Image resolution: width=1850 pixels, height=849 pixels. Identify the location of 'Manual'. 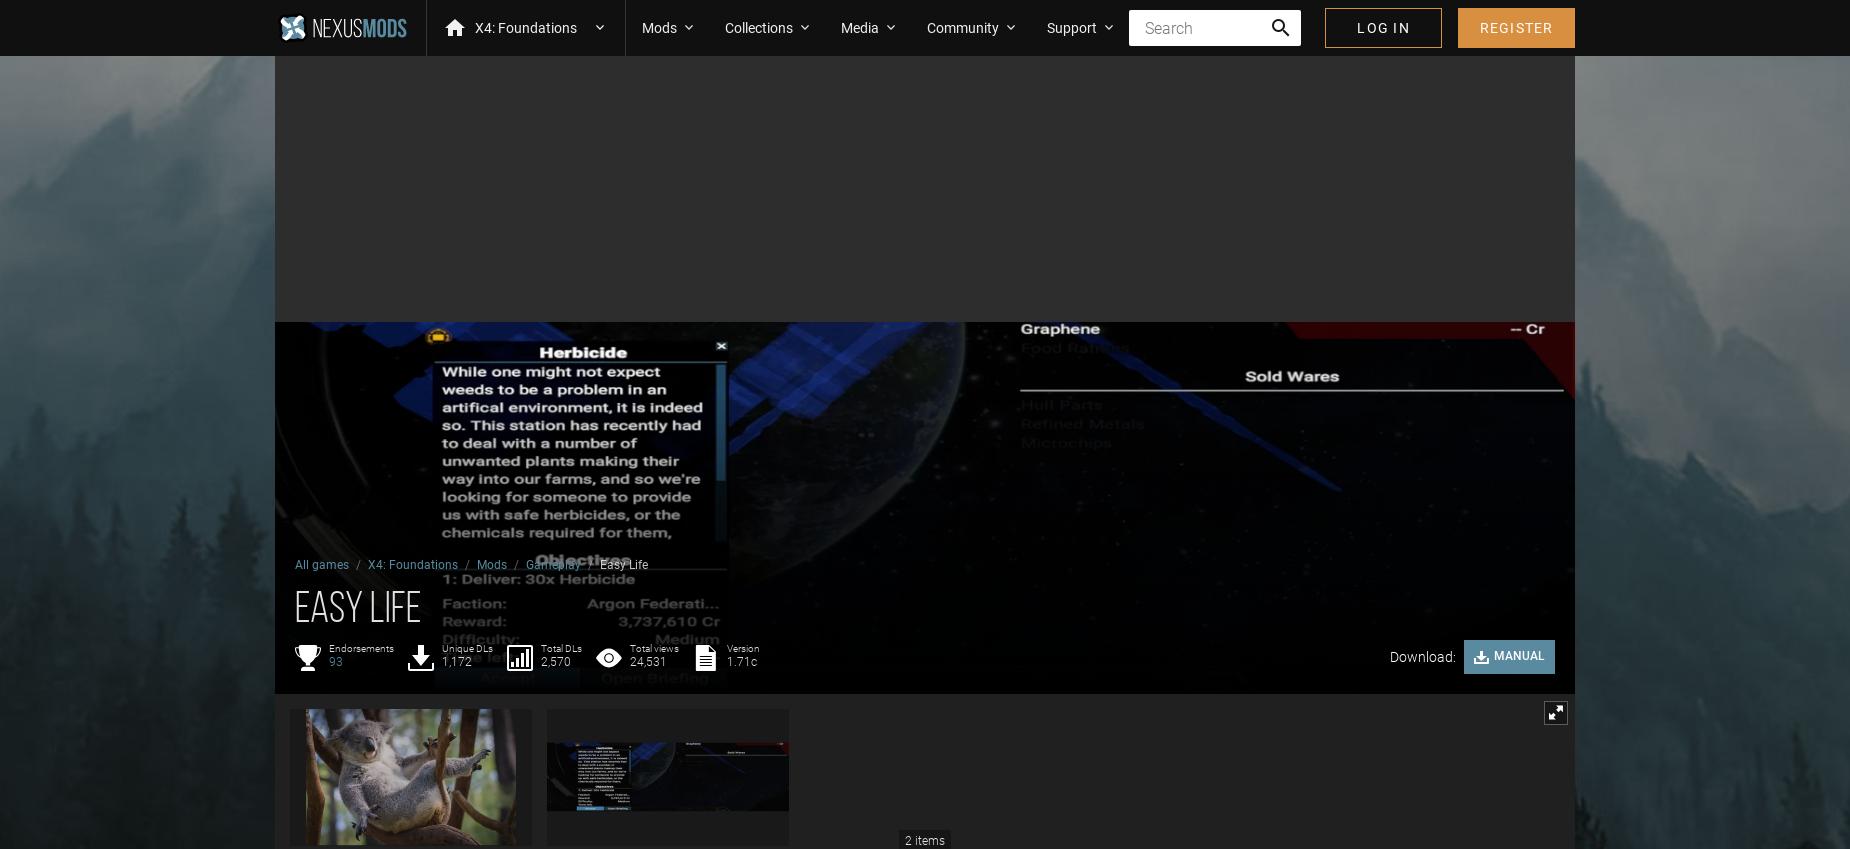
(1519, 656).